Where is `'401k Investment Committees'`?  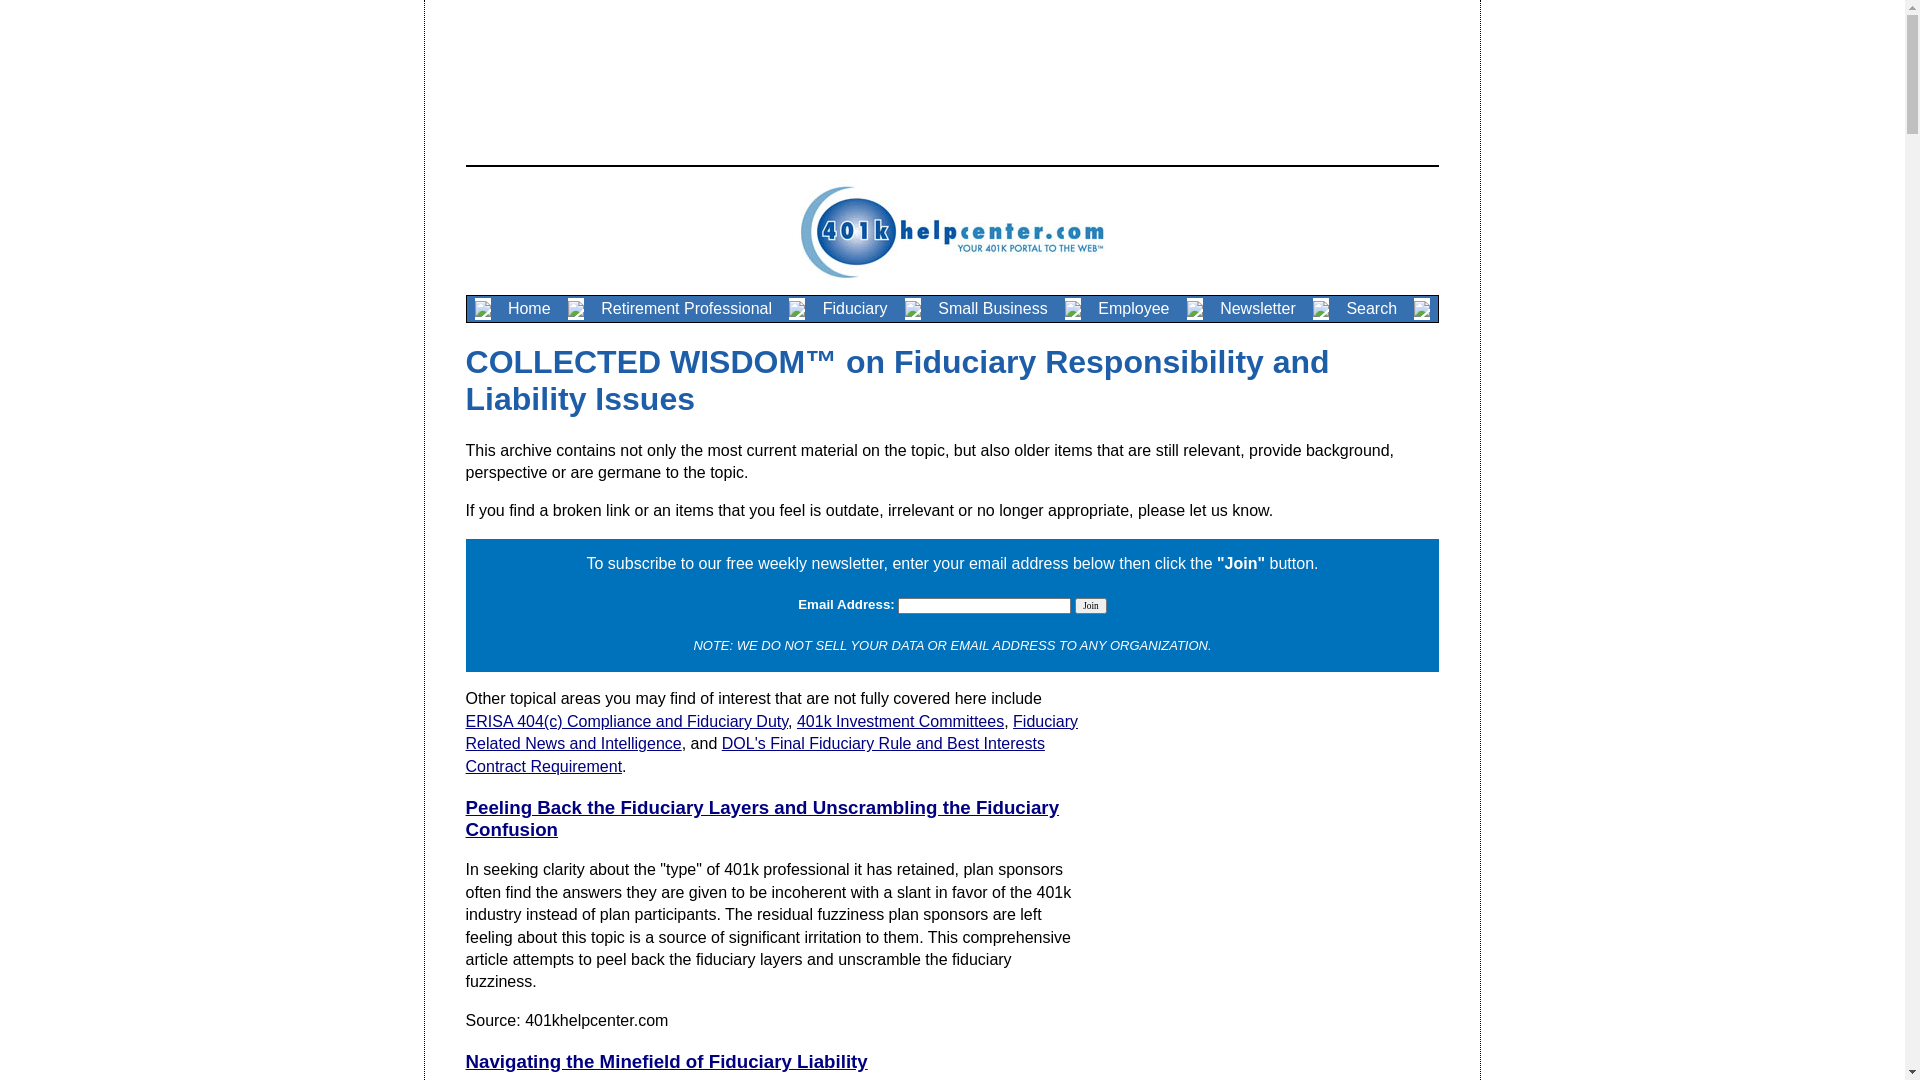
'401k Investment Committees' is located at coordinates (795, 721).